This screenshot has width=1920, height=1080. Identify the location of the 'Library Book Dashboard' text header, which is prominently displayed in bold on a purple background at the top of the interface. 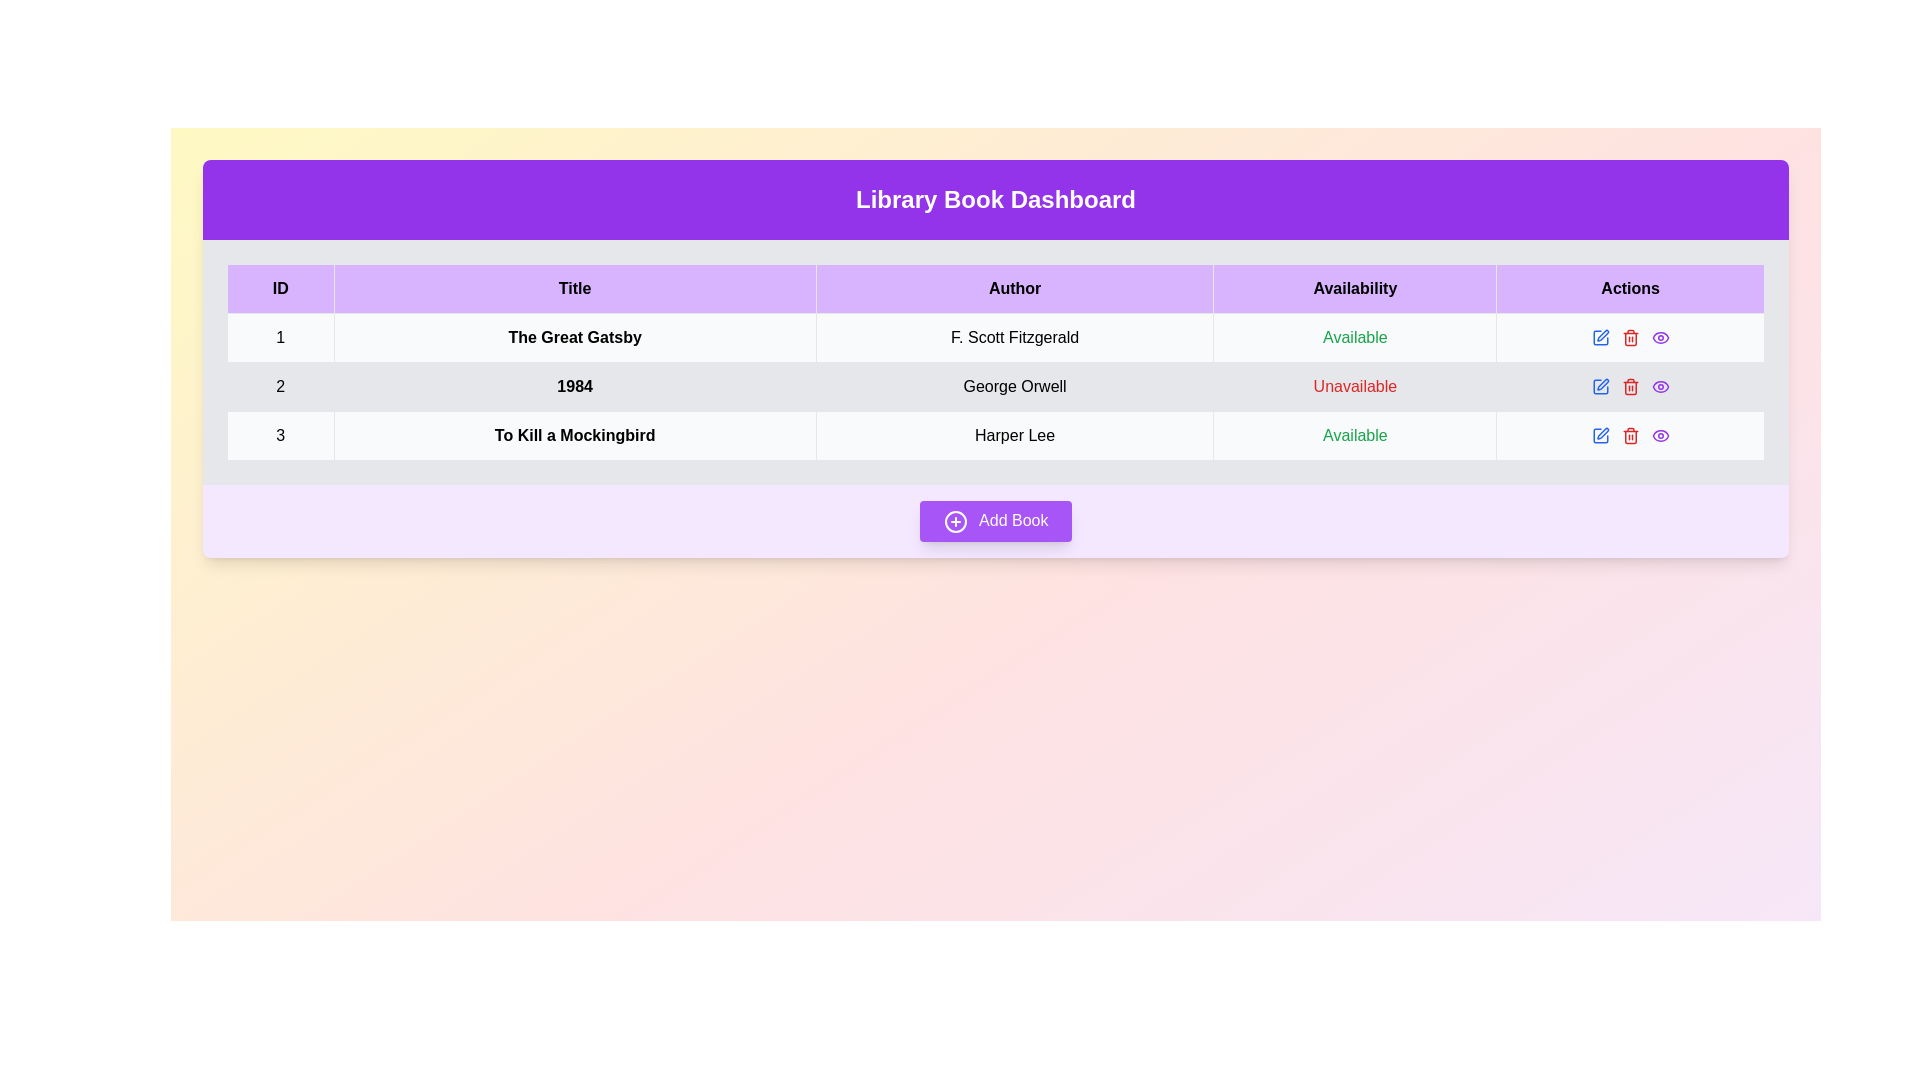
(996, 200).